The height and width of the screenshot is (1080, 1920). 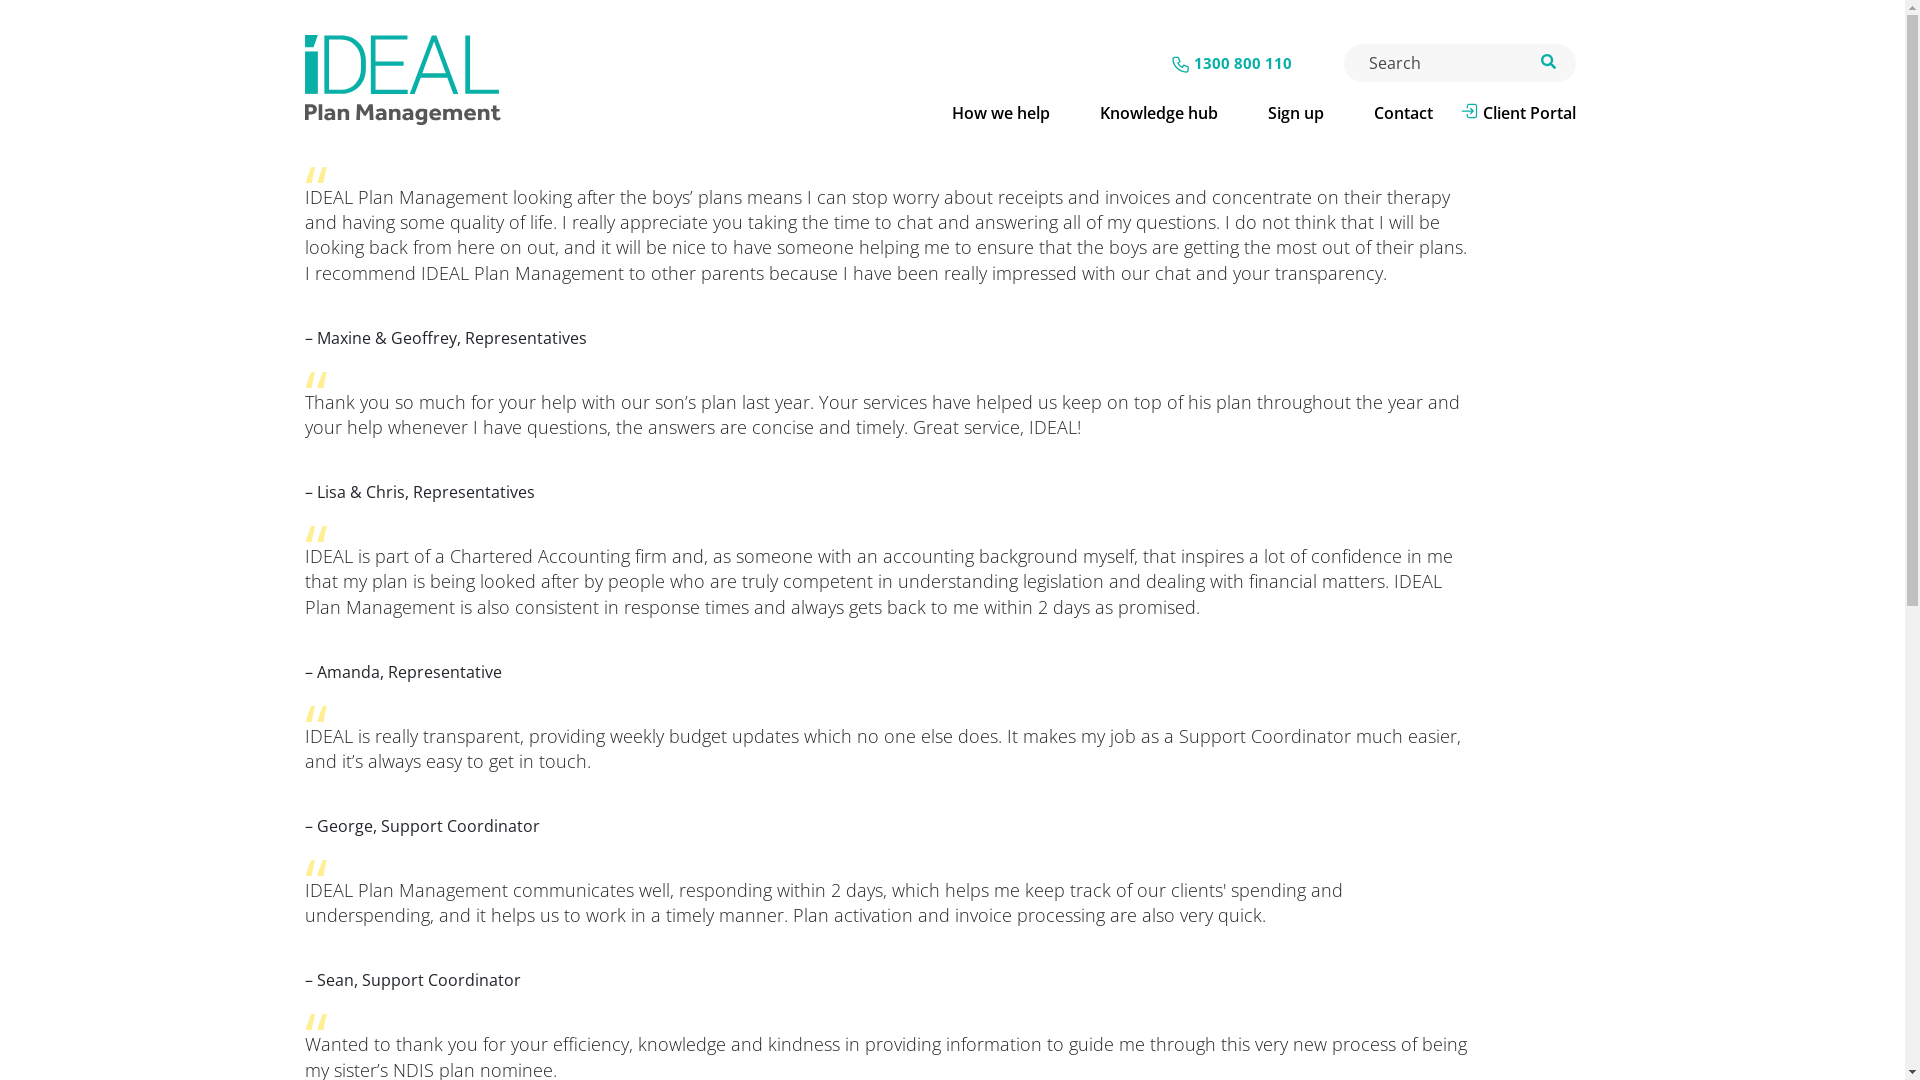 I want to click on 'Enter the terms you wish to search for.', so click(x=1459, y=61).